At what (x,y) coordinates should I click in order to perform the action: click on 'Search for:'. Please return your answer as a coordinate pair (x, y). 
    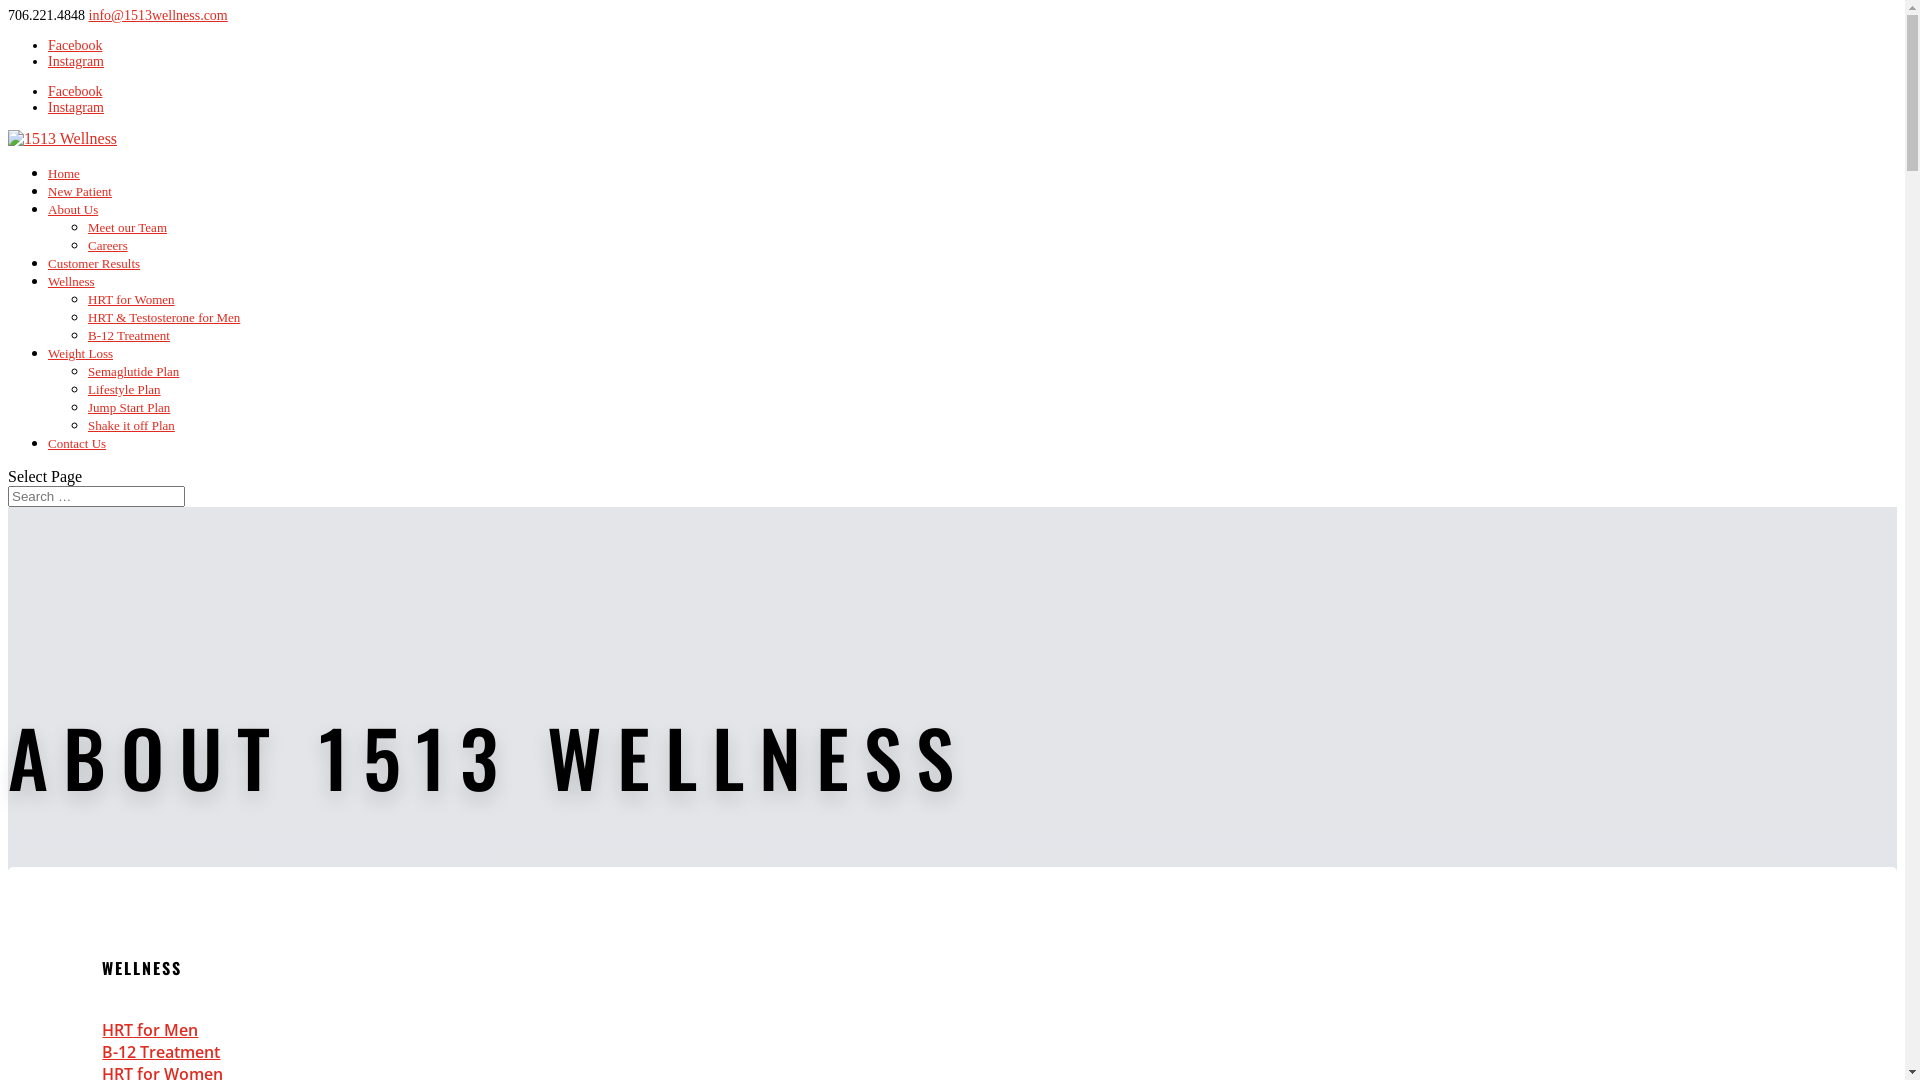
    Looking at the image, I should click on (8, 495).